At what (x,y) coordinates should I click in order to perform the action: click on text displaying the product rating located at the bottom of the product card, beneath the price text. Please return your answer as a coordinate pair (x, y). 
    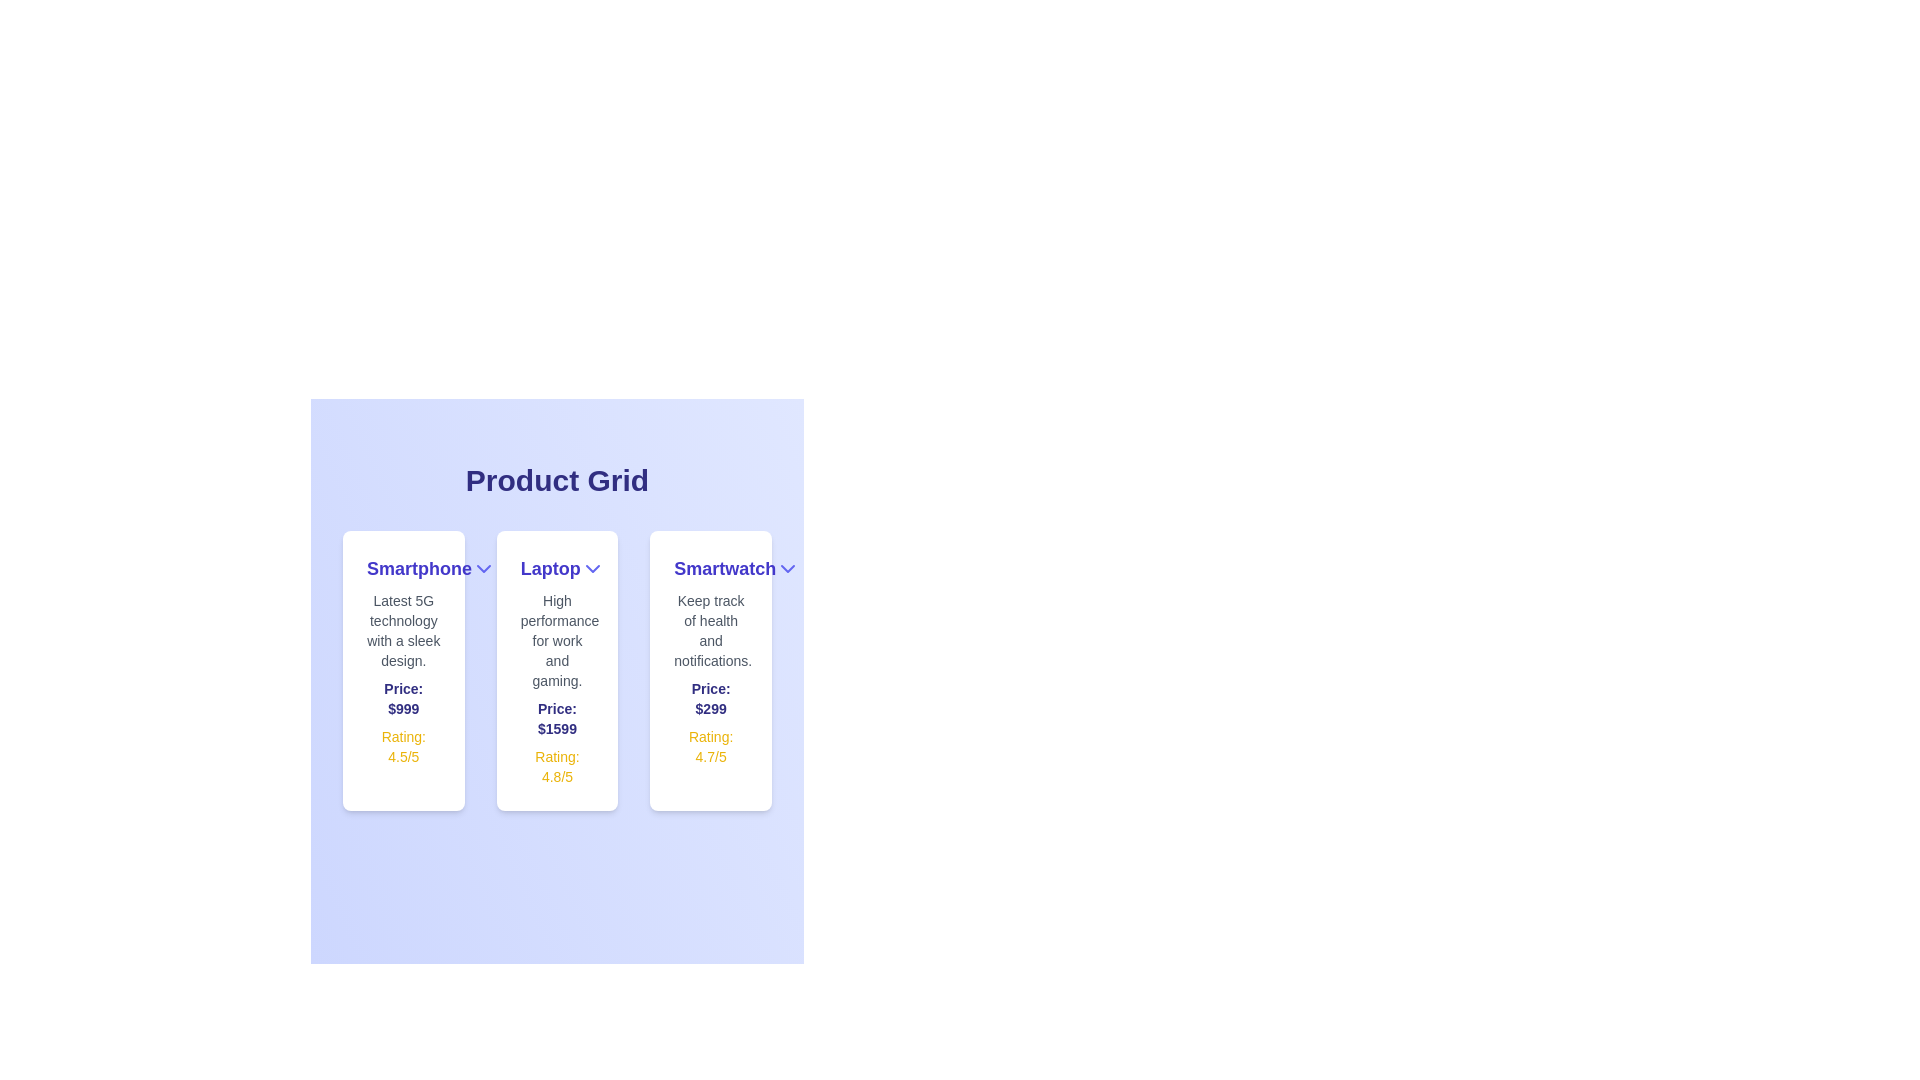
    Looking at the image, I should click on (402, 747).